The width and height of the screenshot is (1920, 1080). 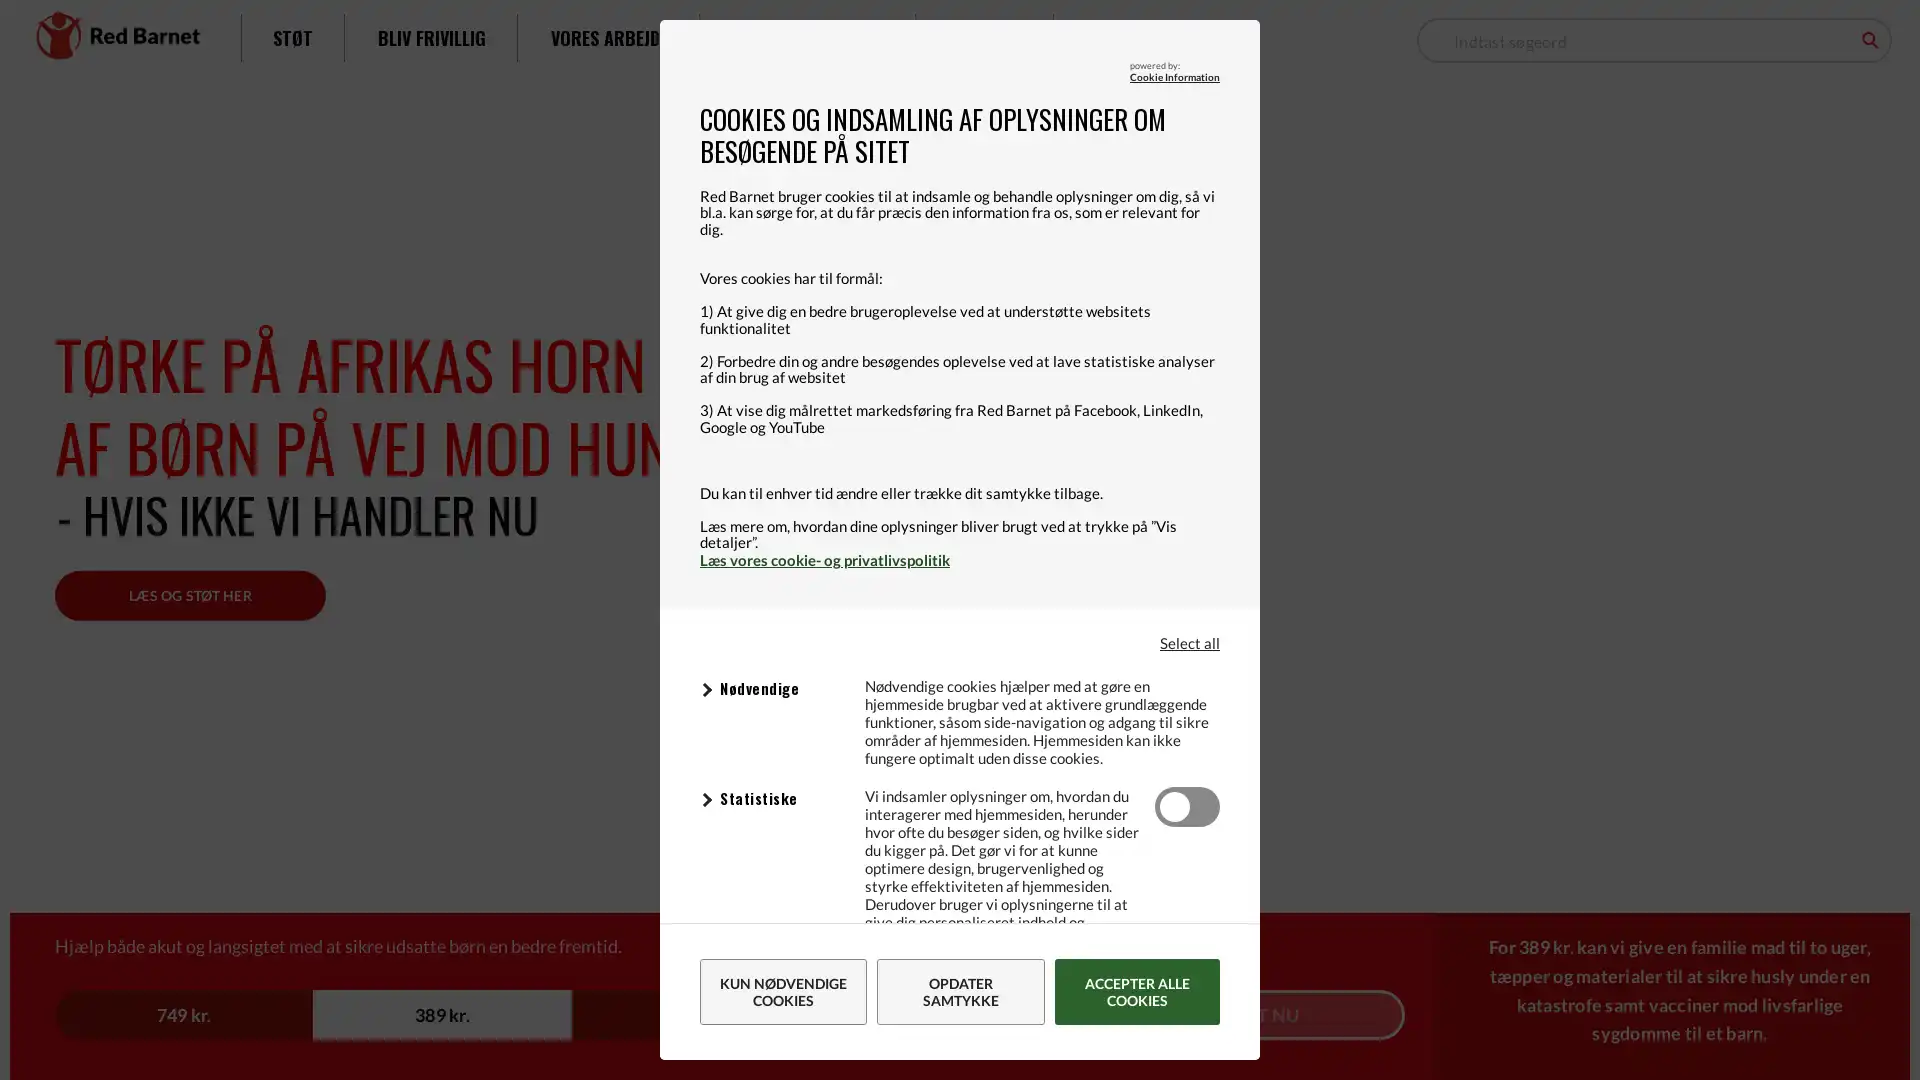 What do you see at coordinates (771, 798) in the screenshot?
I see `Data Processor: Google Analytics Formal: Indsamler oplysninger om brugerne og deres aktivitet pa websitet til analyse og rapporteringsformal. Data Processor Privacy Policy: Google Analytics - Data Processor Privacy Policy Udlb: en dag Navn: _gid Udbyder: .reloadme.redbarnet.dk Data Processor: Google Analytics Formal: Indsamler oplysninger om brugerne og deres aktivitet pa websitet til analyse og rapporteringsformal. Data Processor Privacy Policy: Google Analytics - Data Processor Privacy Policy Udlb: 2 ar Navn: _ga Udbyder: .reloadme.redbarnet.dk Data Processor: Google Analytics Formal: Indsamler oplysninger om brugerne og deres aktivitet pa websitet til analyse og rapporteringsformal. Data Processor Privacy Policy: Google Analytics - Data Processor Privacy Policy Udlb: fa sekunder Navn: _gat_UA-xxx-xxx Udbyder: .reloadme.redbarnet.dk` at bounding box center [771, 798].